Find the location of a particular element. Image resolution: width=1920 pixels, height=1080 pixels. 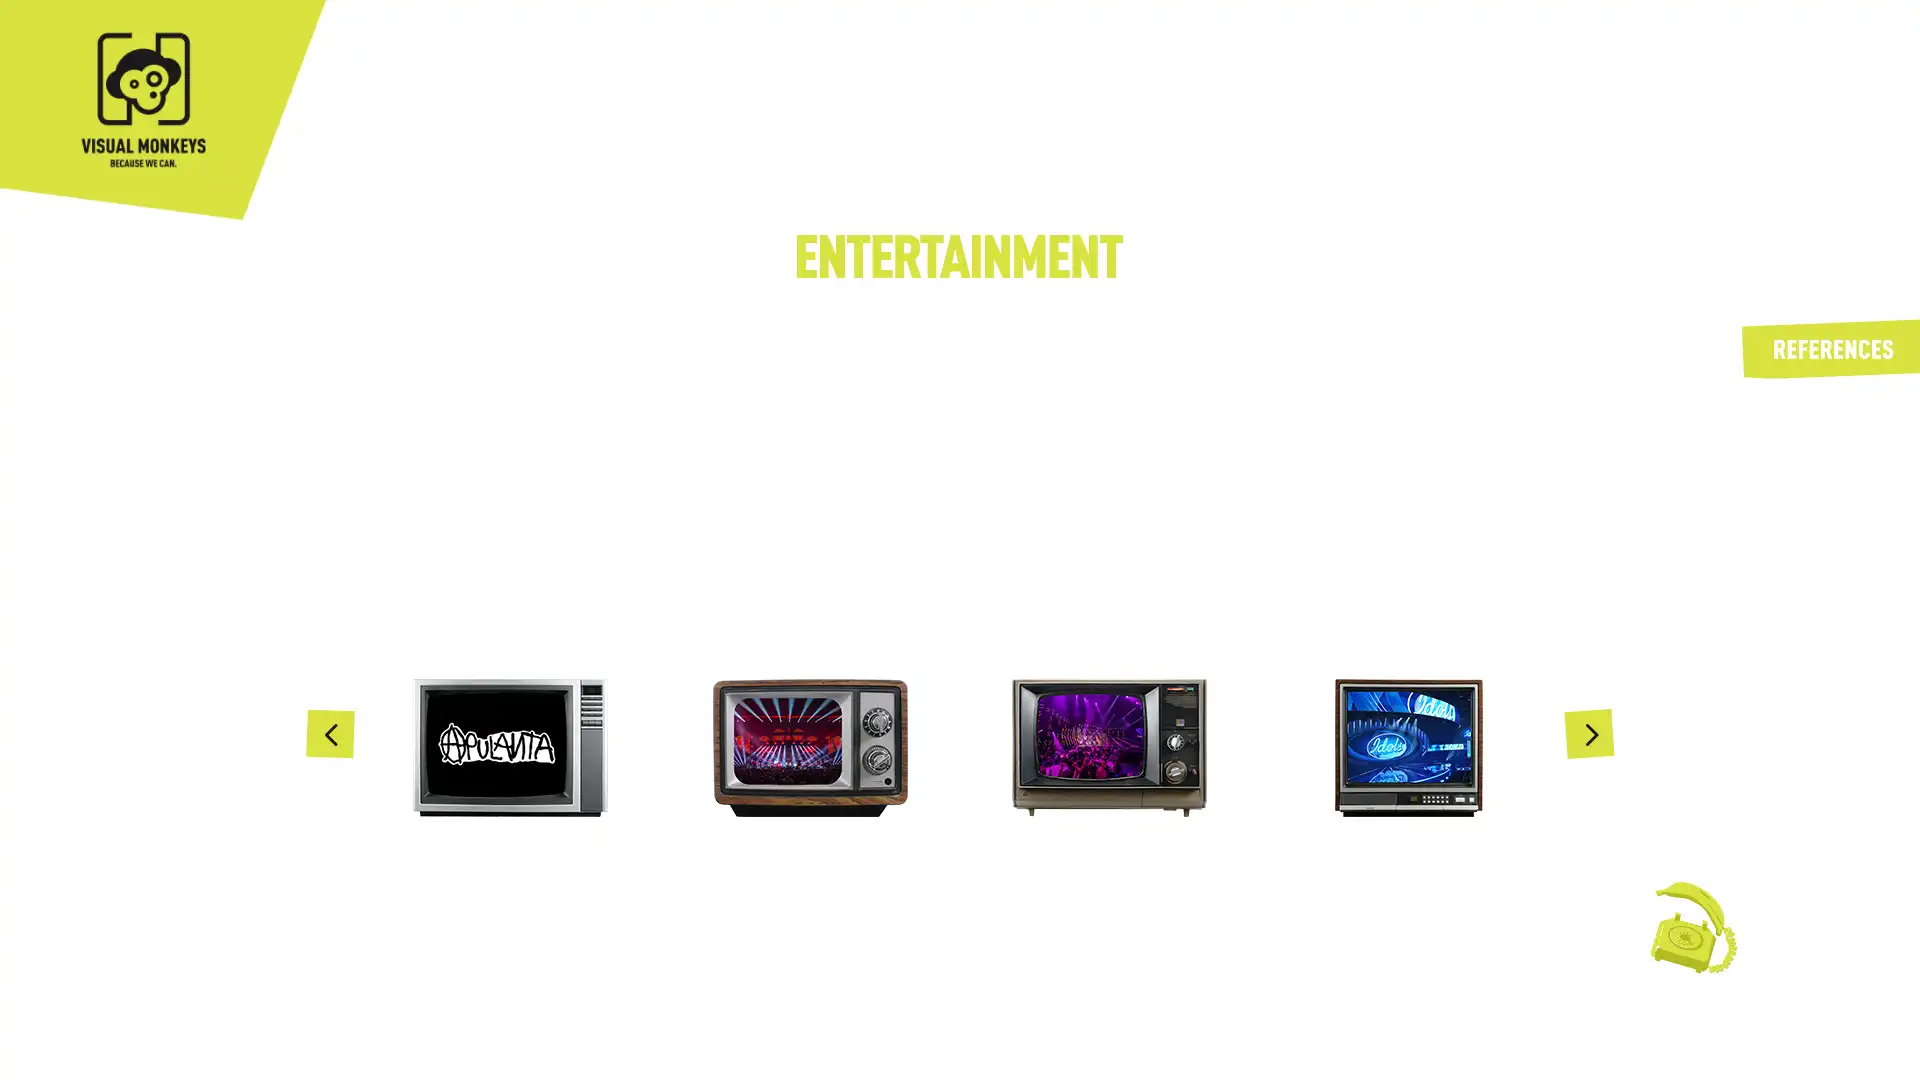

Previous slide is located at coordinates (330, 732).